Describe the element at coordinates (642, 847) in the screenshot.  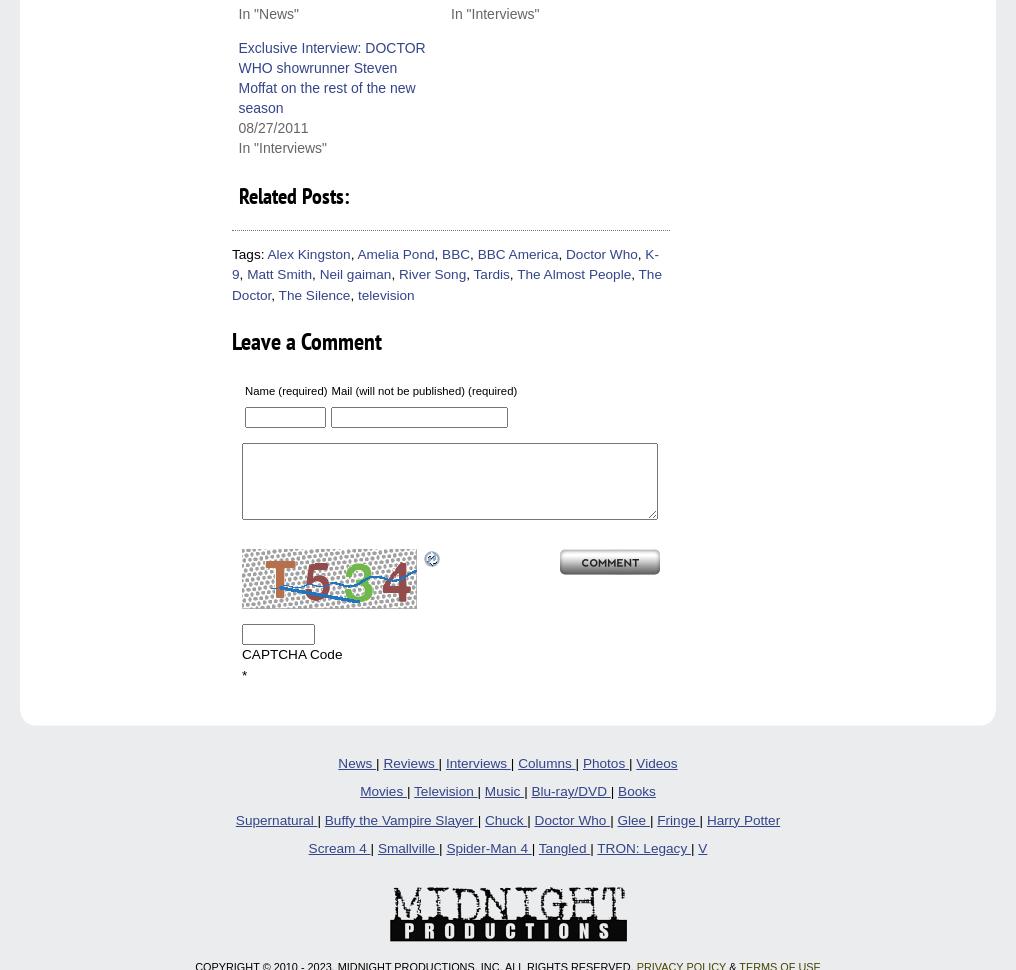
I see `'TRON: Legacy'` at that location.